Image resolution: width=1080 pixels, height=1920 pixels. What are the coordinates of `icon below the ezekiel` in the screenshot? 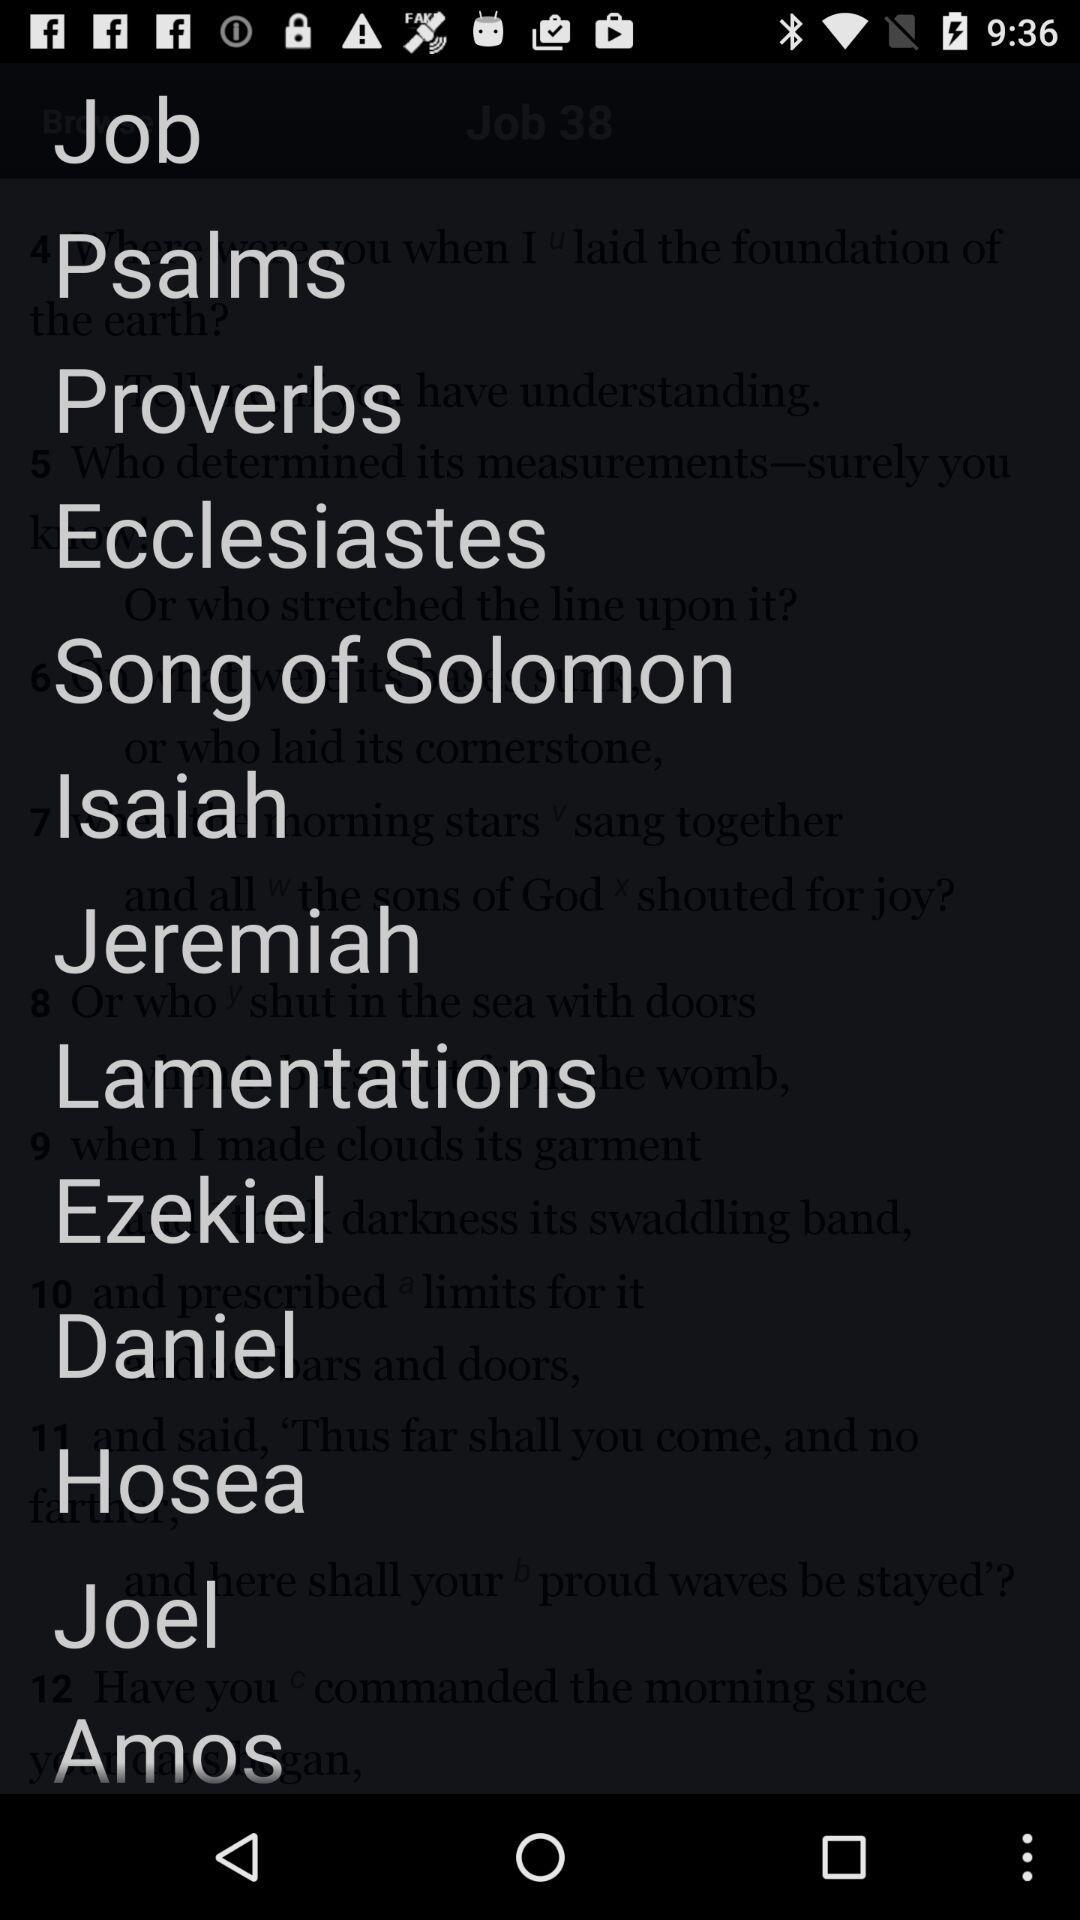 It's located at (149, 1342).